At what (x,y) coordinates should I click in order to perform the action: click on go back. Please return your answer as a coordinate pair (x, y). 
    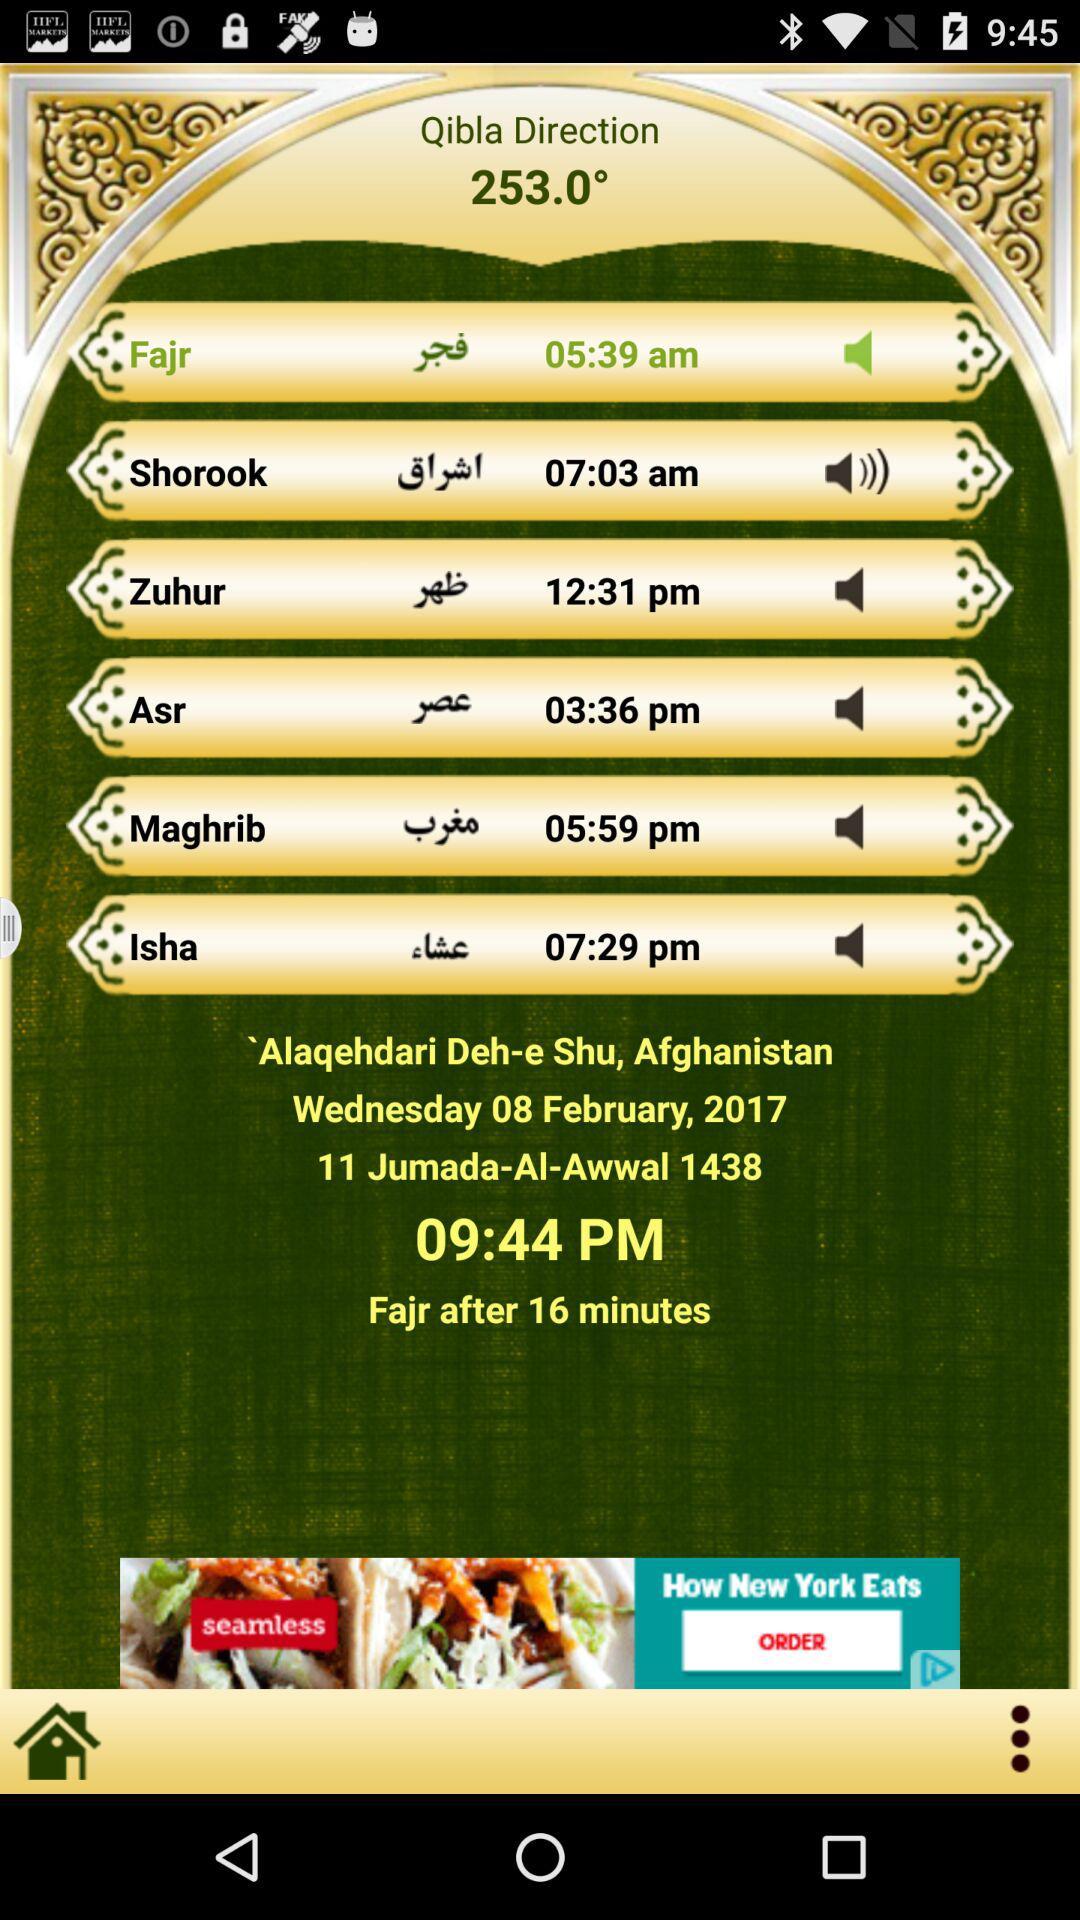
    Looking at the image, I should click on (540, 1623).